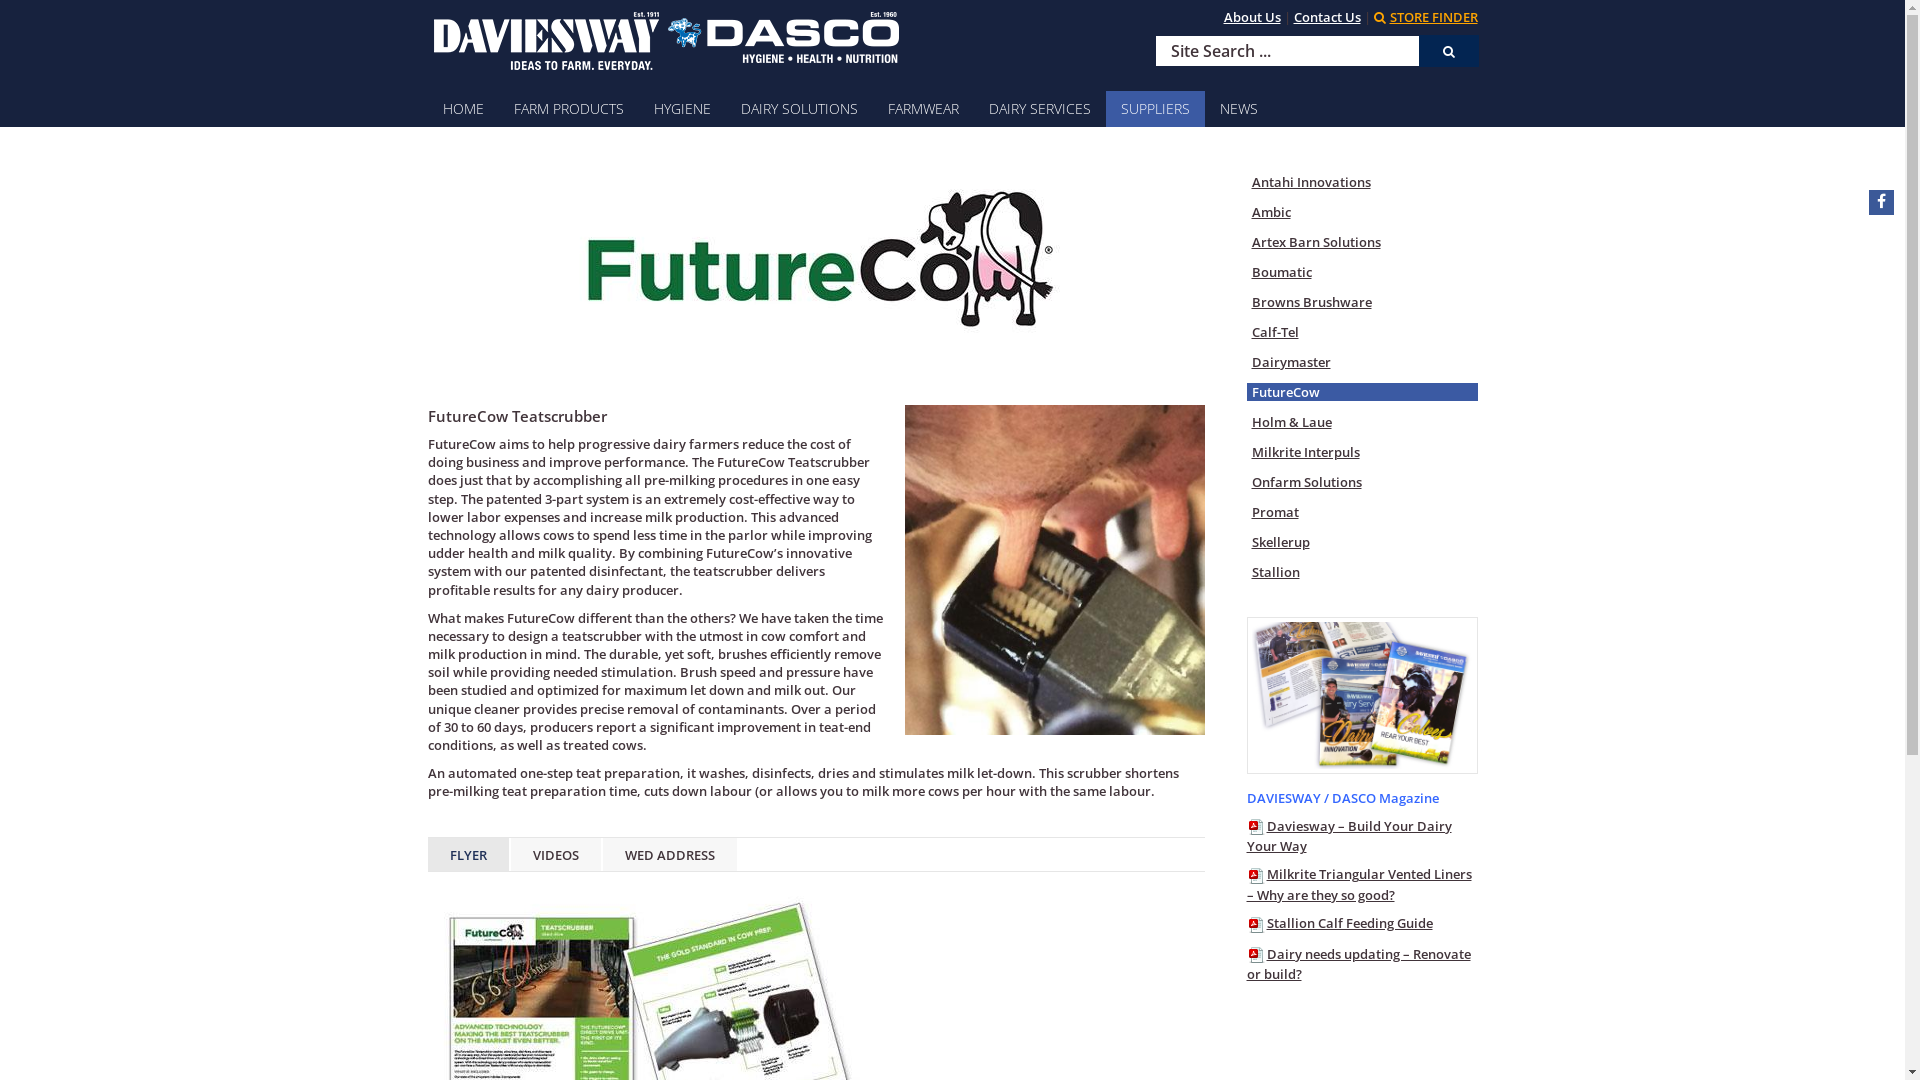  Describe the element at coordinates (566, 108) in the screenshot. I see `'FARM PRODUCTS'` at that location.